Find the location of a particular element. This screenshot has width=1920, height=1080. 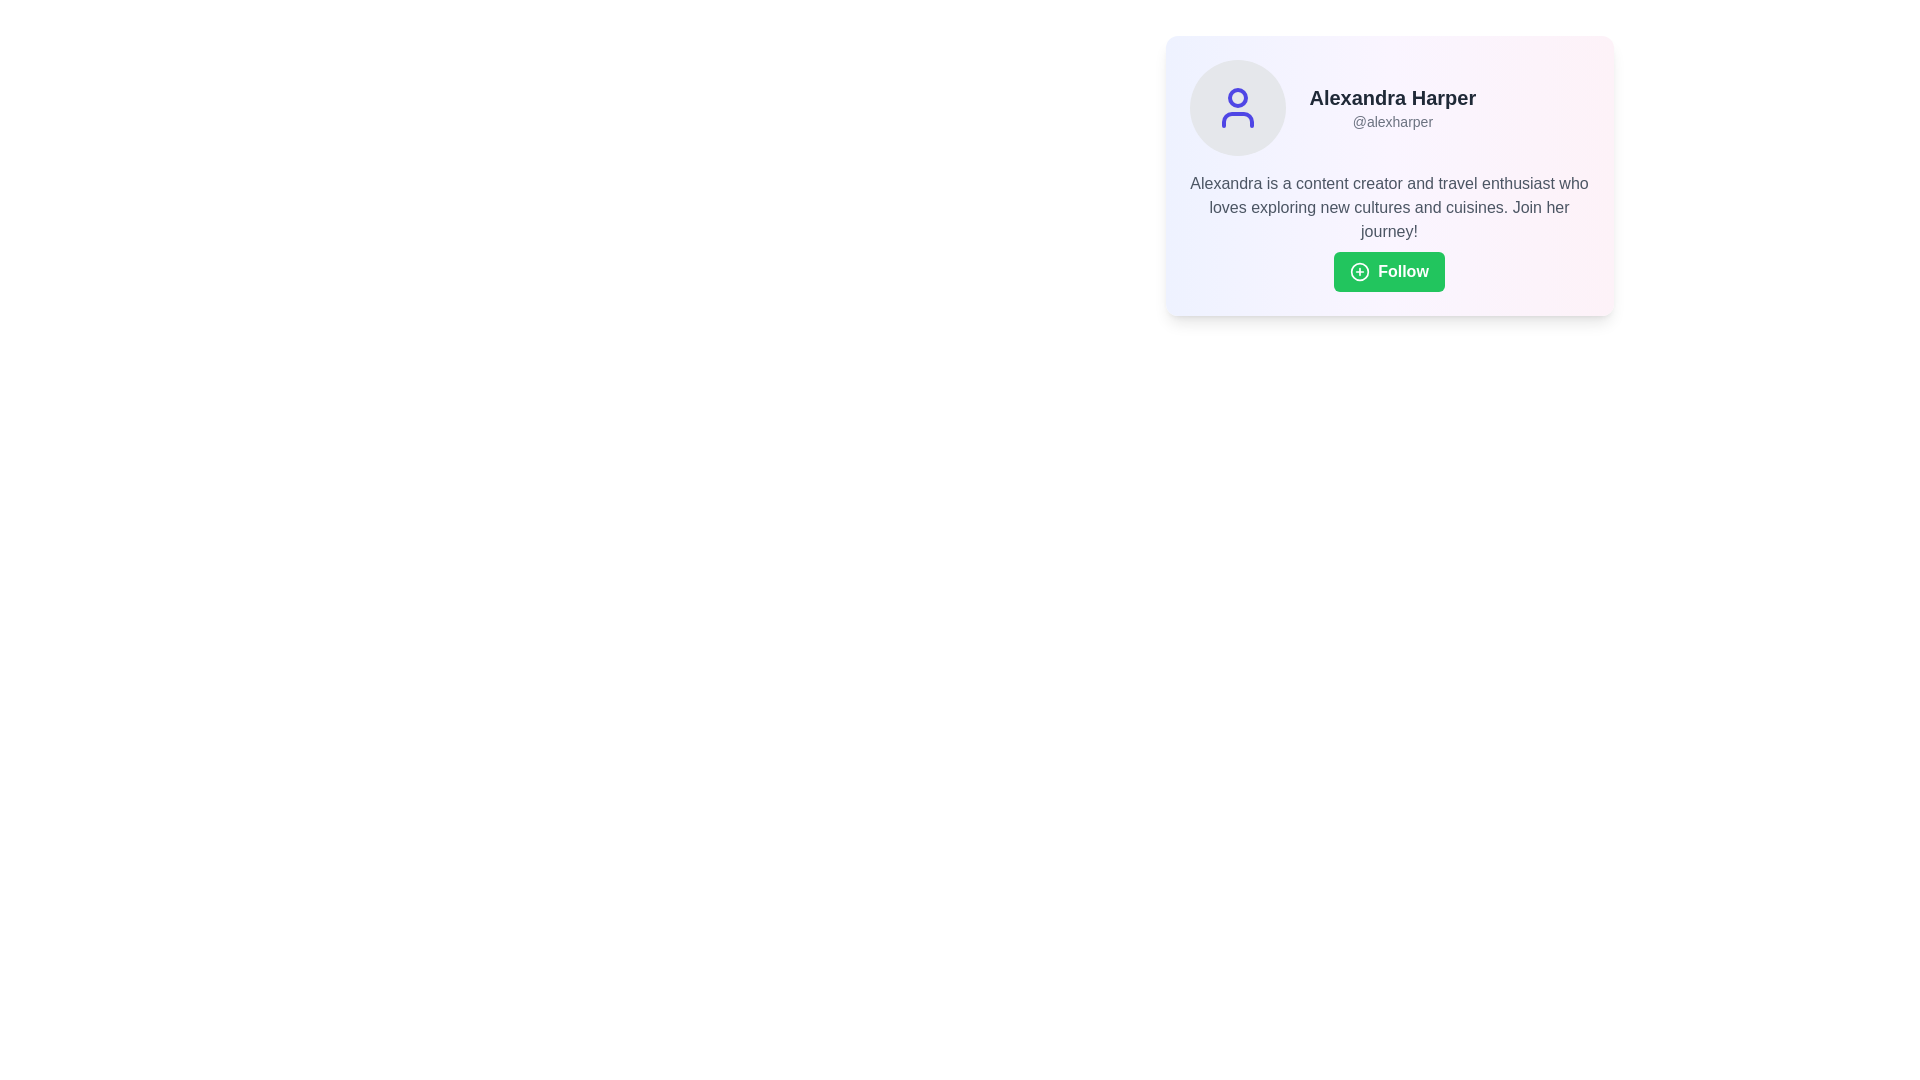

profile name text label located at the top center of the profile card, directly above the username '@alexharper' is located at coordinates (1391, 97).